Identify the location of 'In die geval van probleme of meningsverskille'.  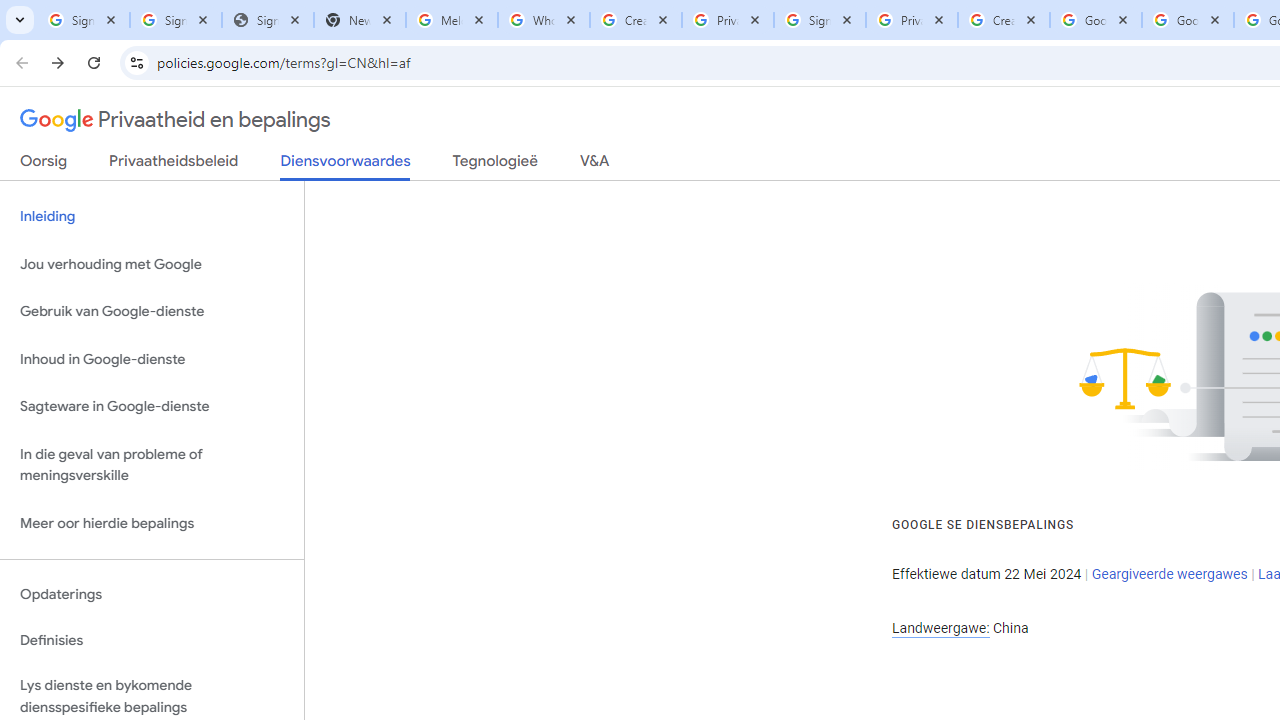
(151, 464).